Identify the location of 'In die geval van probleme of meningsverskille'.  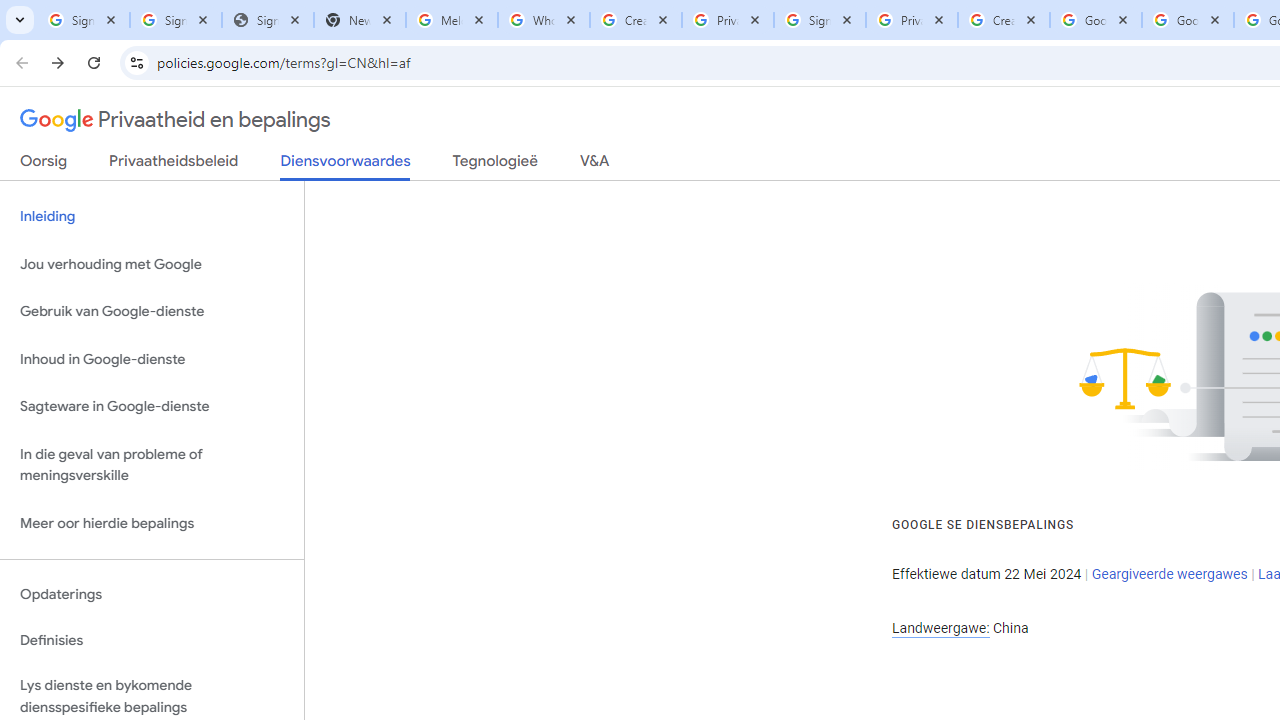
(151, 464).